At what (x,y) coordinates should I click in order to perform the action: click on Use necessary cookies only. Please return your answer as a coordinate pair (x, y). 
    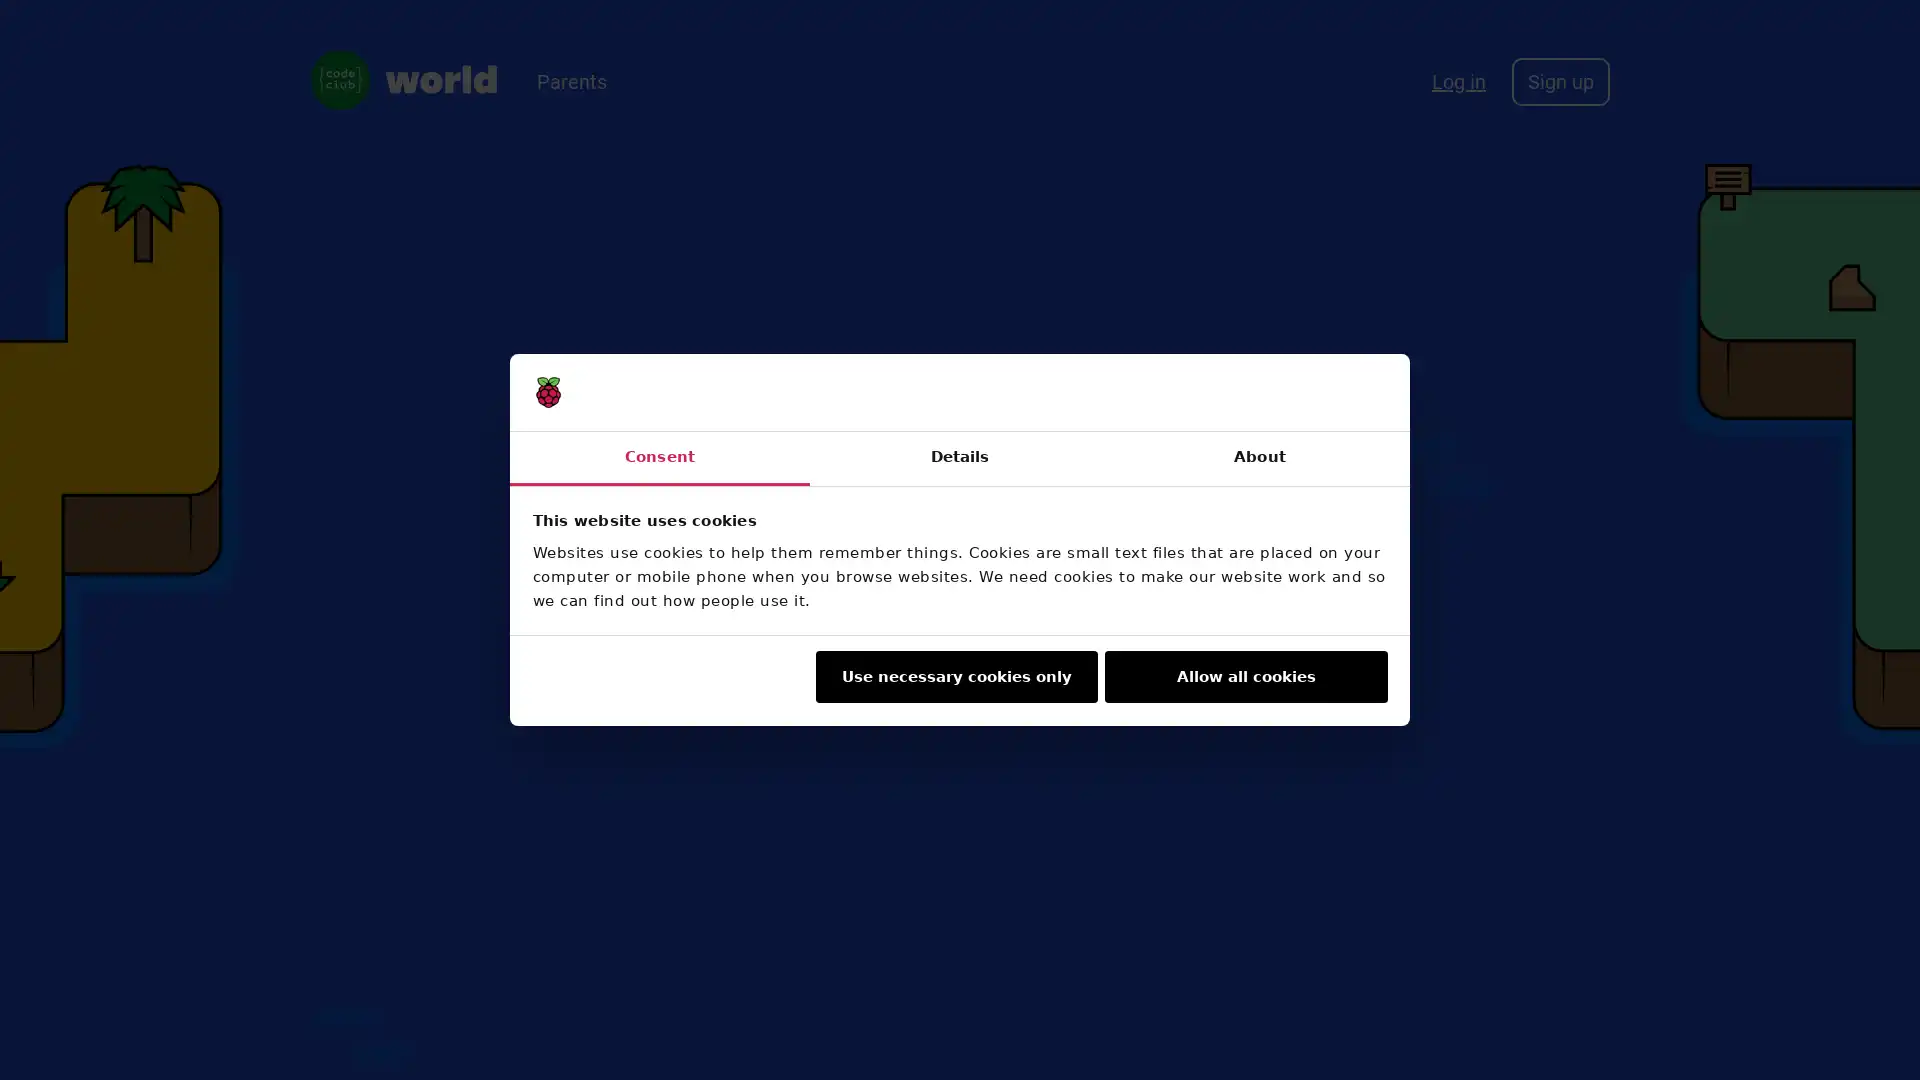
    Looking at the image, I should click on (954, 676).